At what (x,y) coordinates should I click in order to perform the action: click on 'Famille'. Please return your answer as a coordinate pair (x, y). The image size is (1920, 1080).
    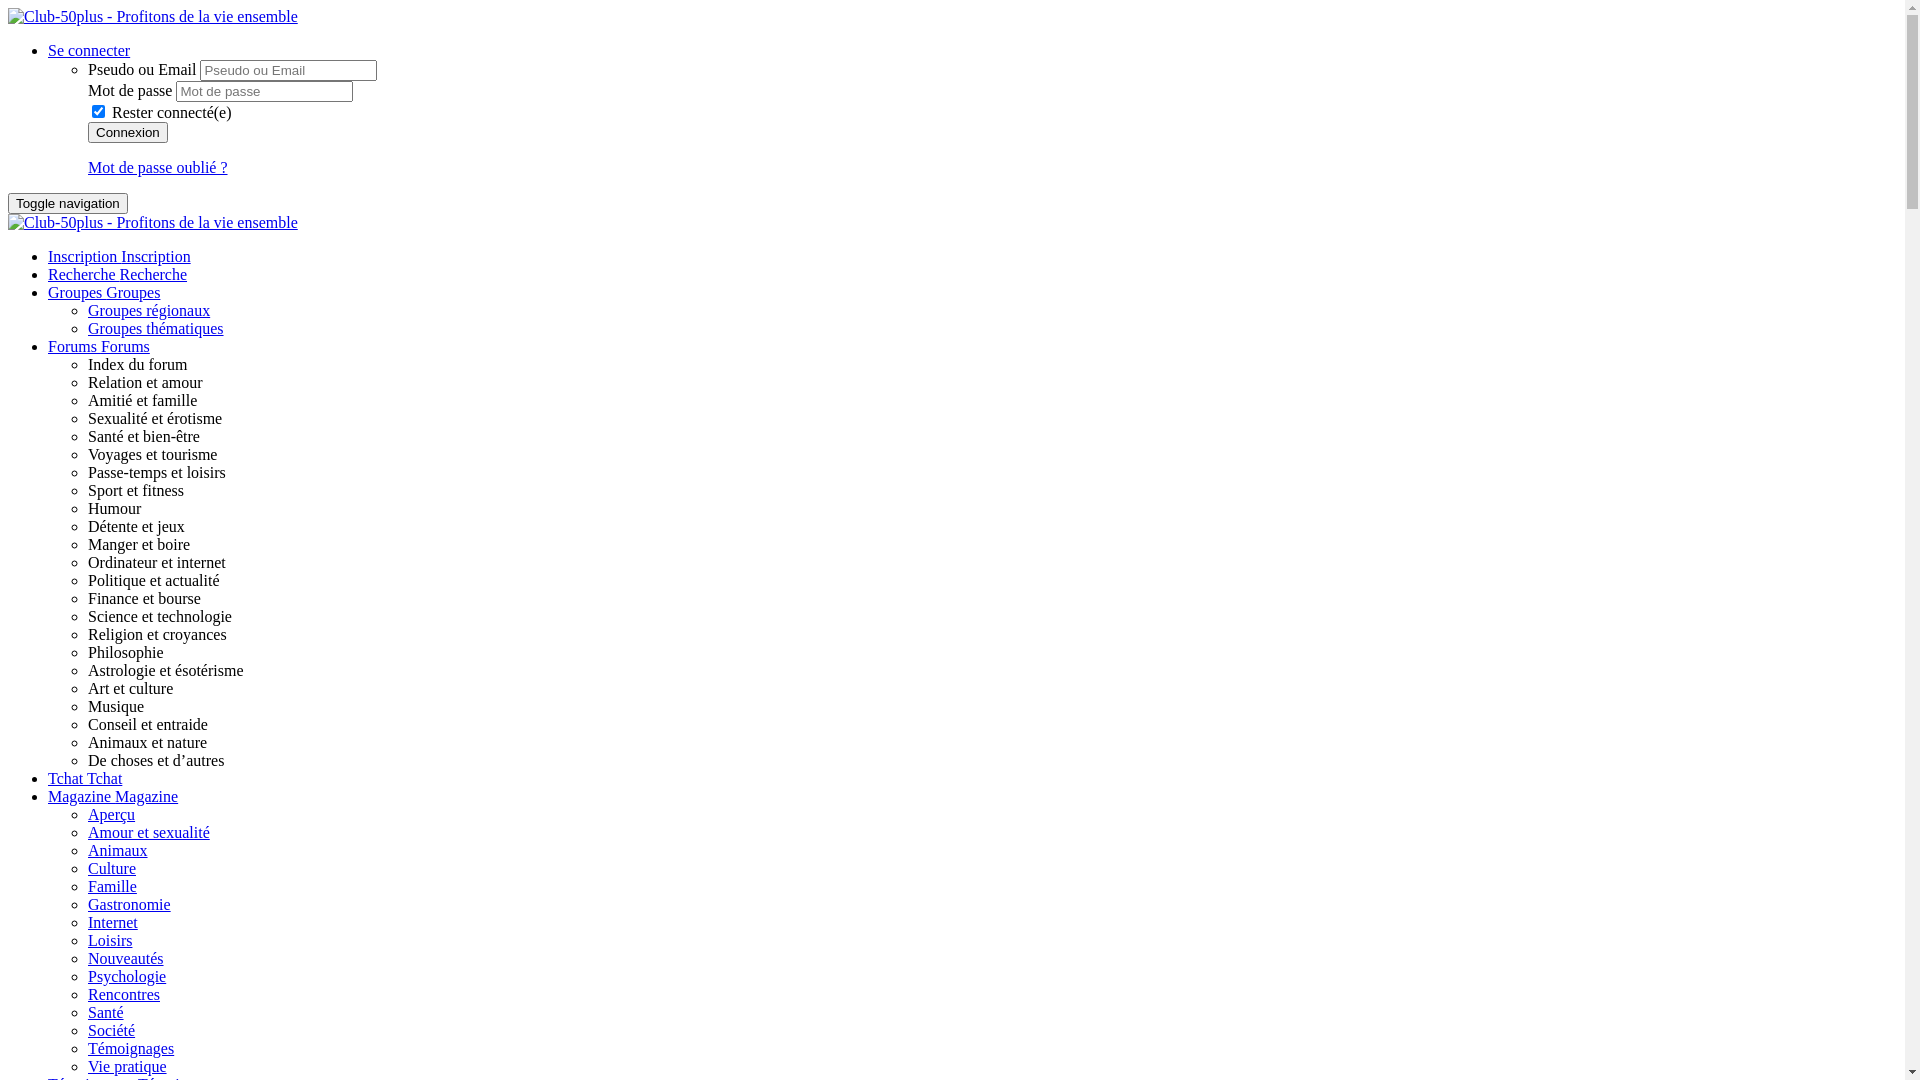
    Looking at the image, I should click on (111, 885).